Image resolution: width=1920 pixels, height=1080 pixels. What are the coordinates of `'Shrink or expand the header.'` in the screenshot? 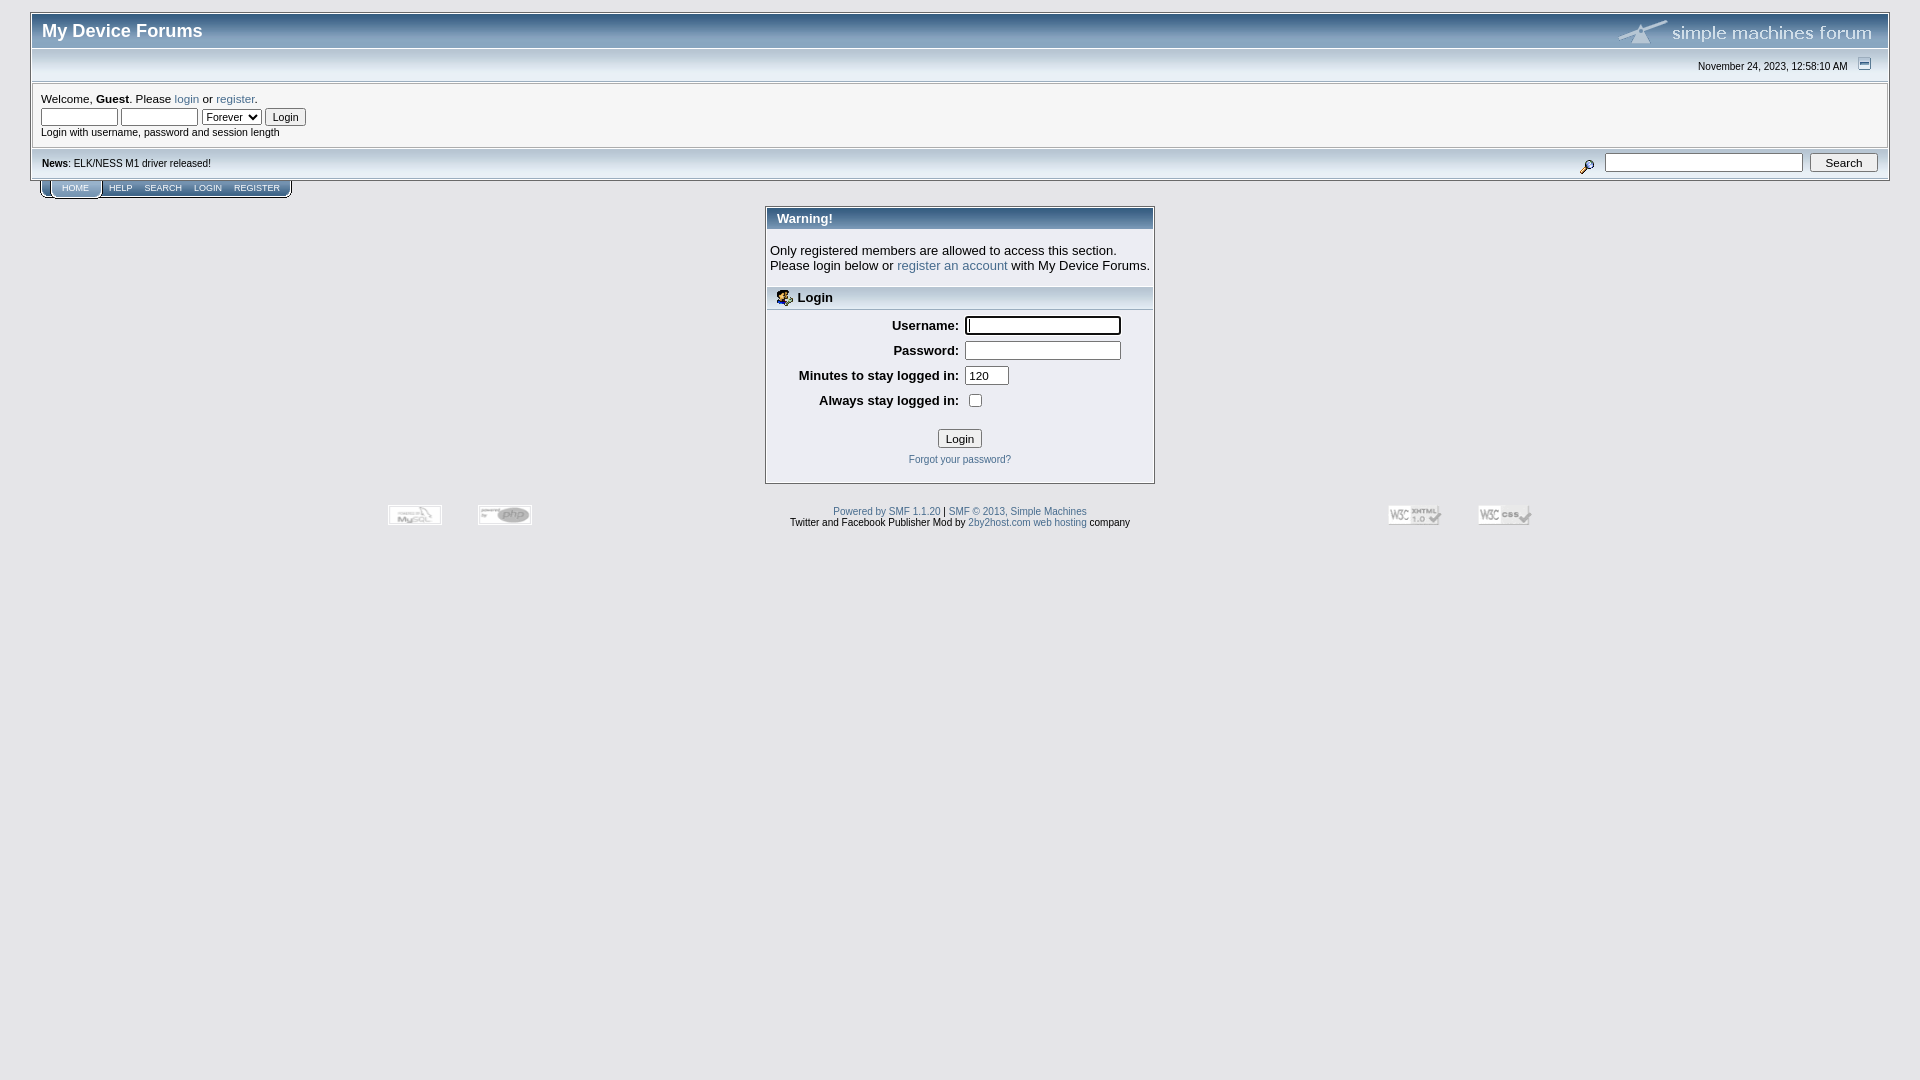 It's located at (1863, 62).